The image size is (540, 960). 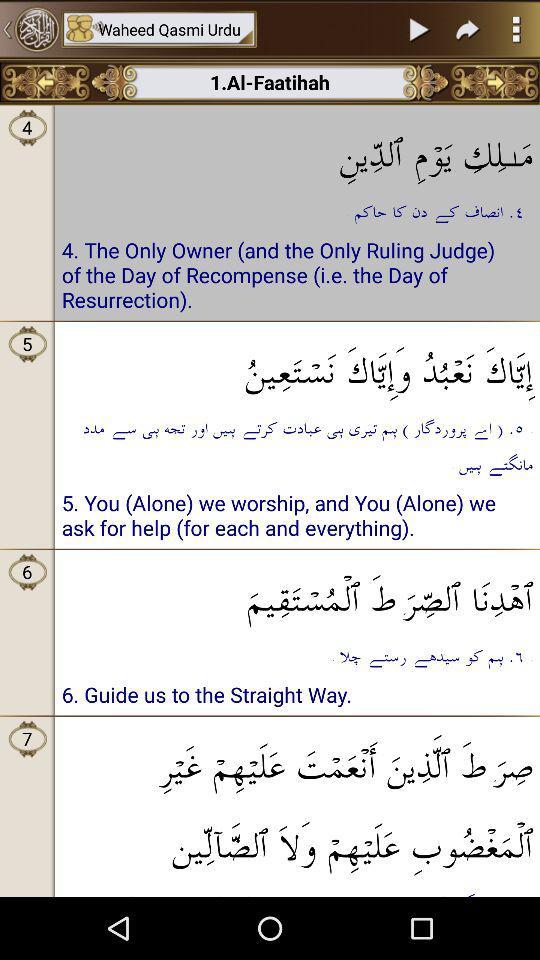 I want to click on the more icon, so click(x=516, y=30).